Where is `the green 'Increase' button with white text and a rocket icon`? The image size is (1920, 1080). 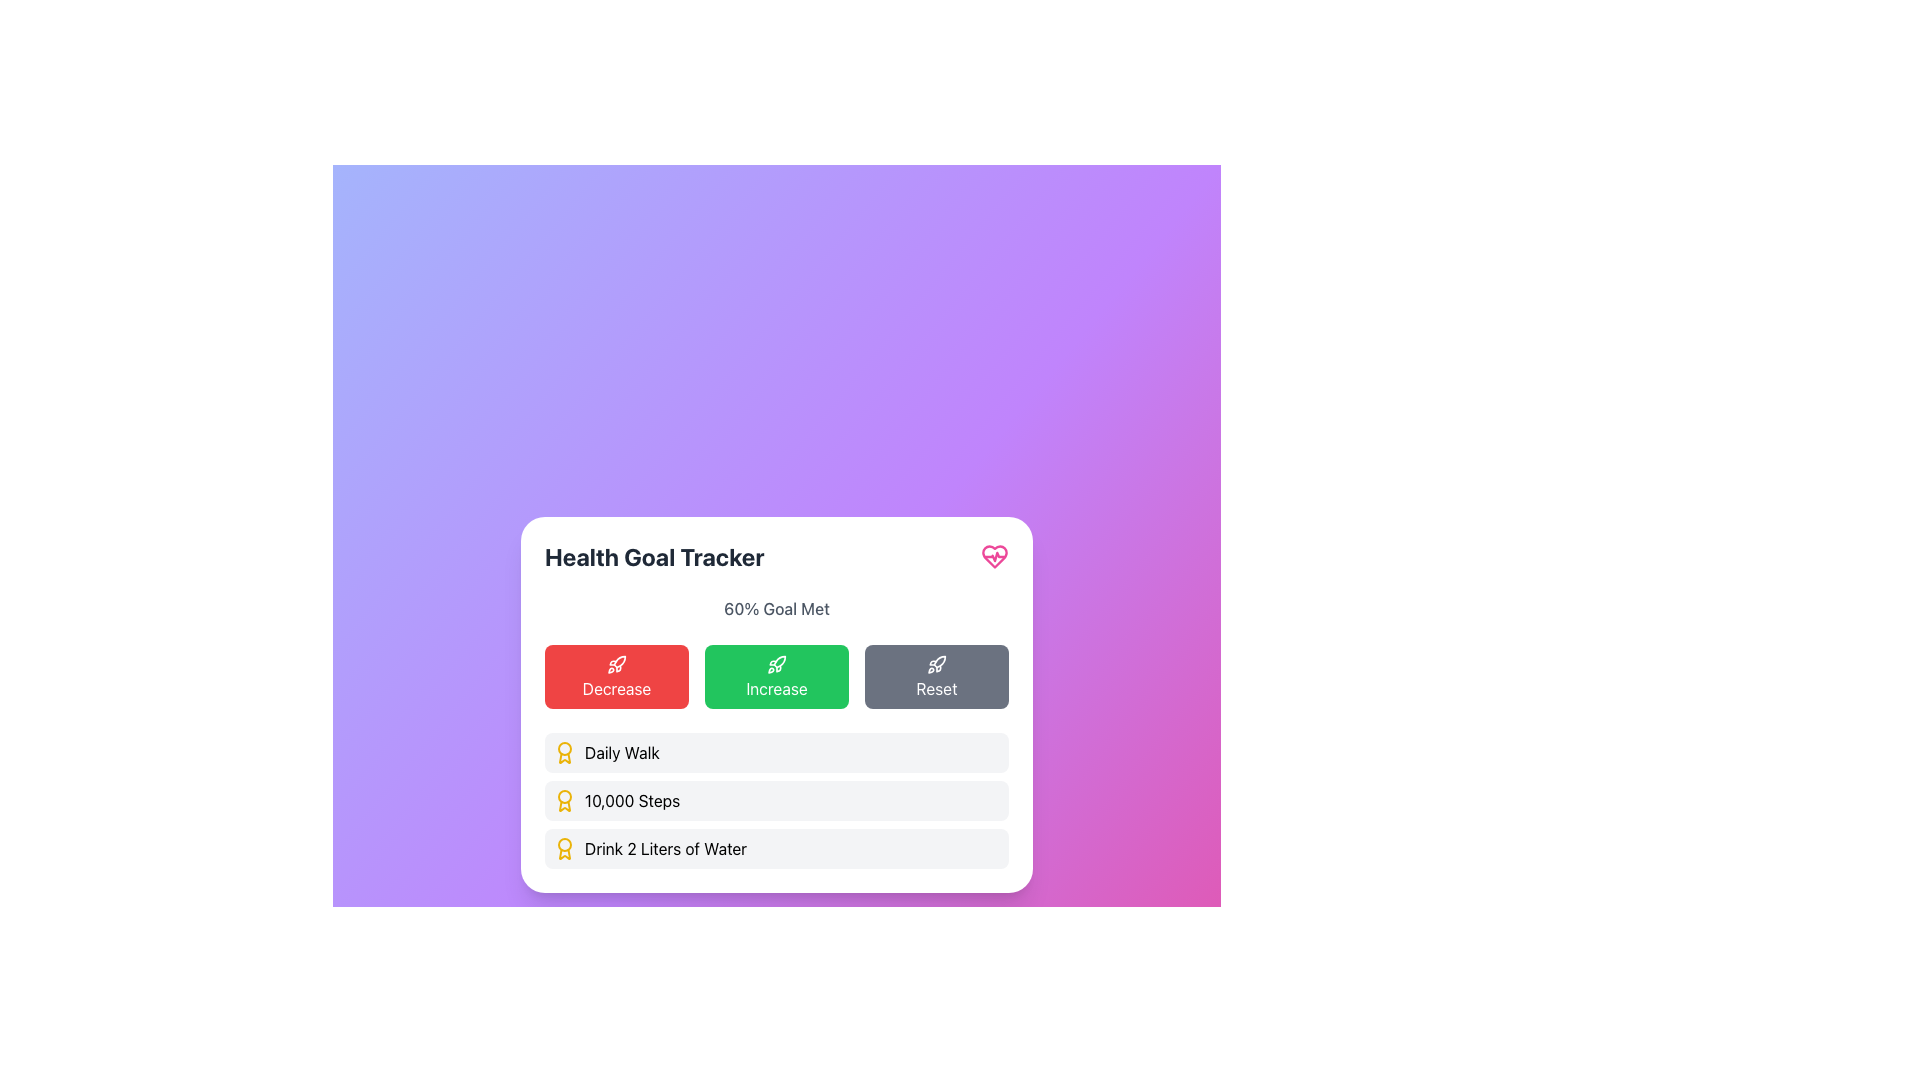 the green 'Increase' button with white text and a rocket icon is located at coordinates (776, 676).